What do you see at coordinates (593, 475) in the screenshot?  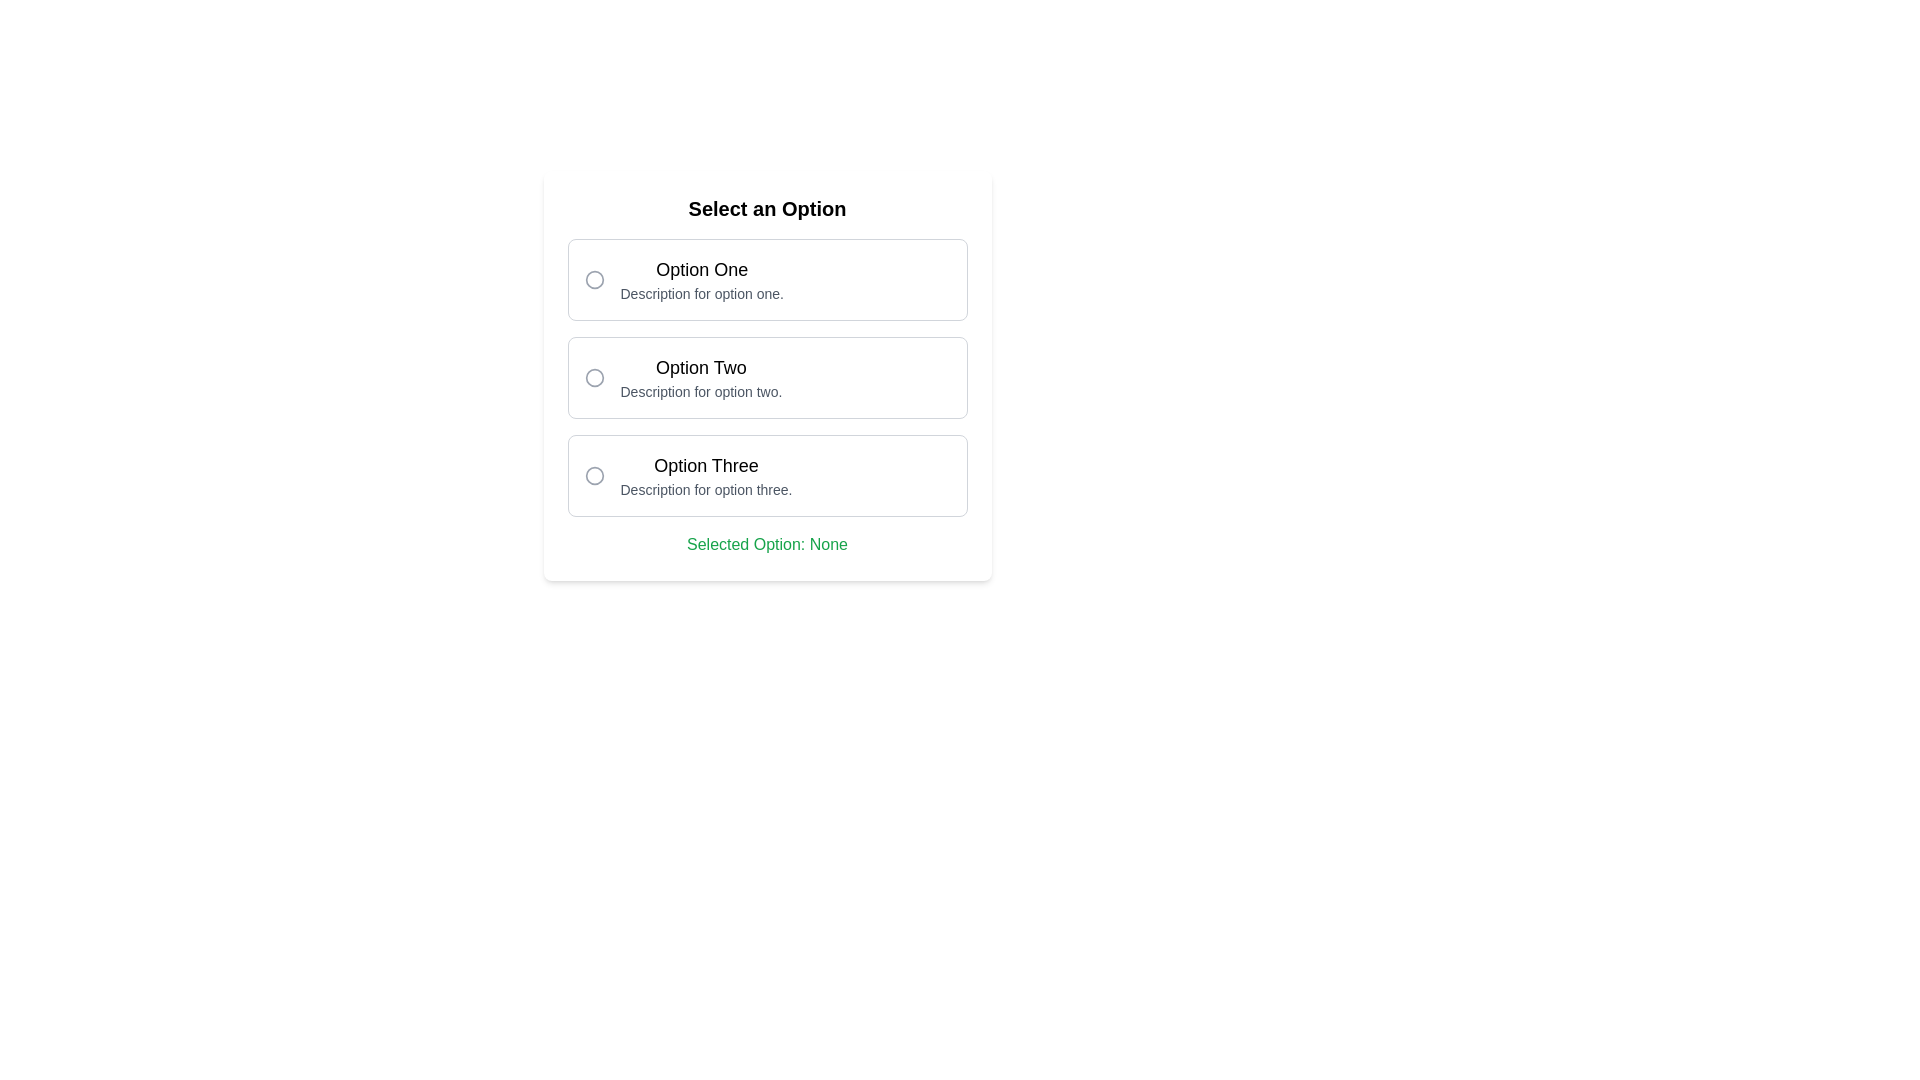 I see `the circular checkbox located to the left of the 'Option Three' text label` at bounding box center [593, 475].